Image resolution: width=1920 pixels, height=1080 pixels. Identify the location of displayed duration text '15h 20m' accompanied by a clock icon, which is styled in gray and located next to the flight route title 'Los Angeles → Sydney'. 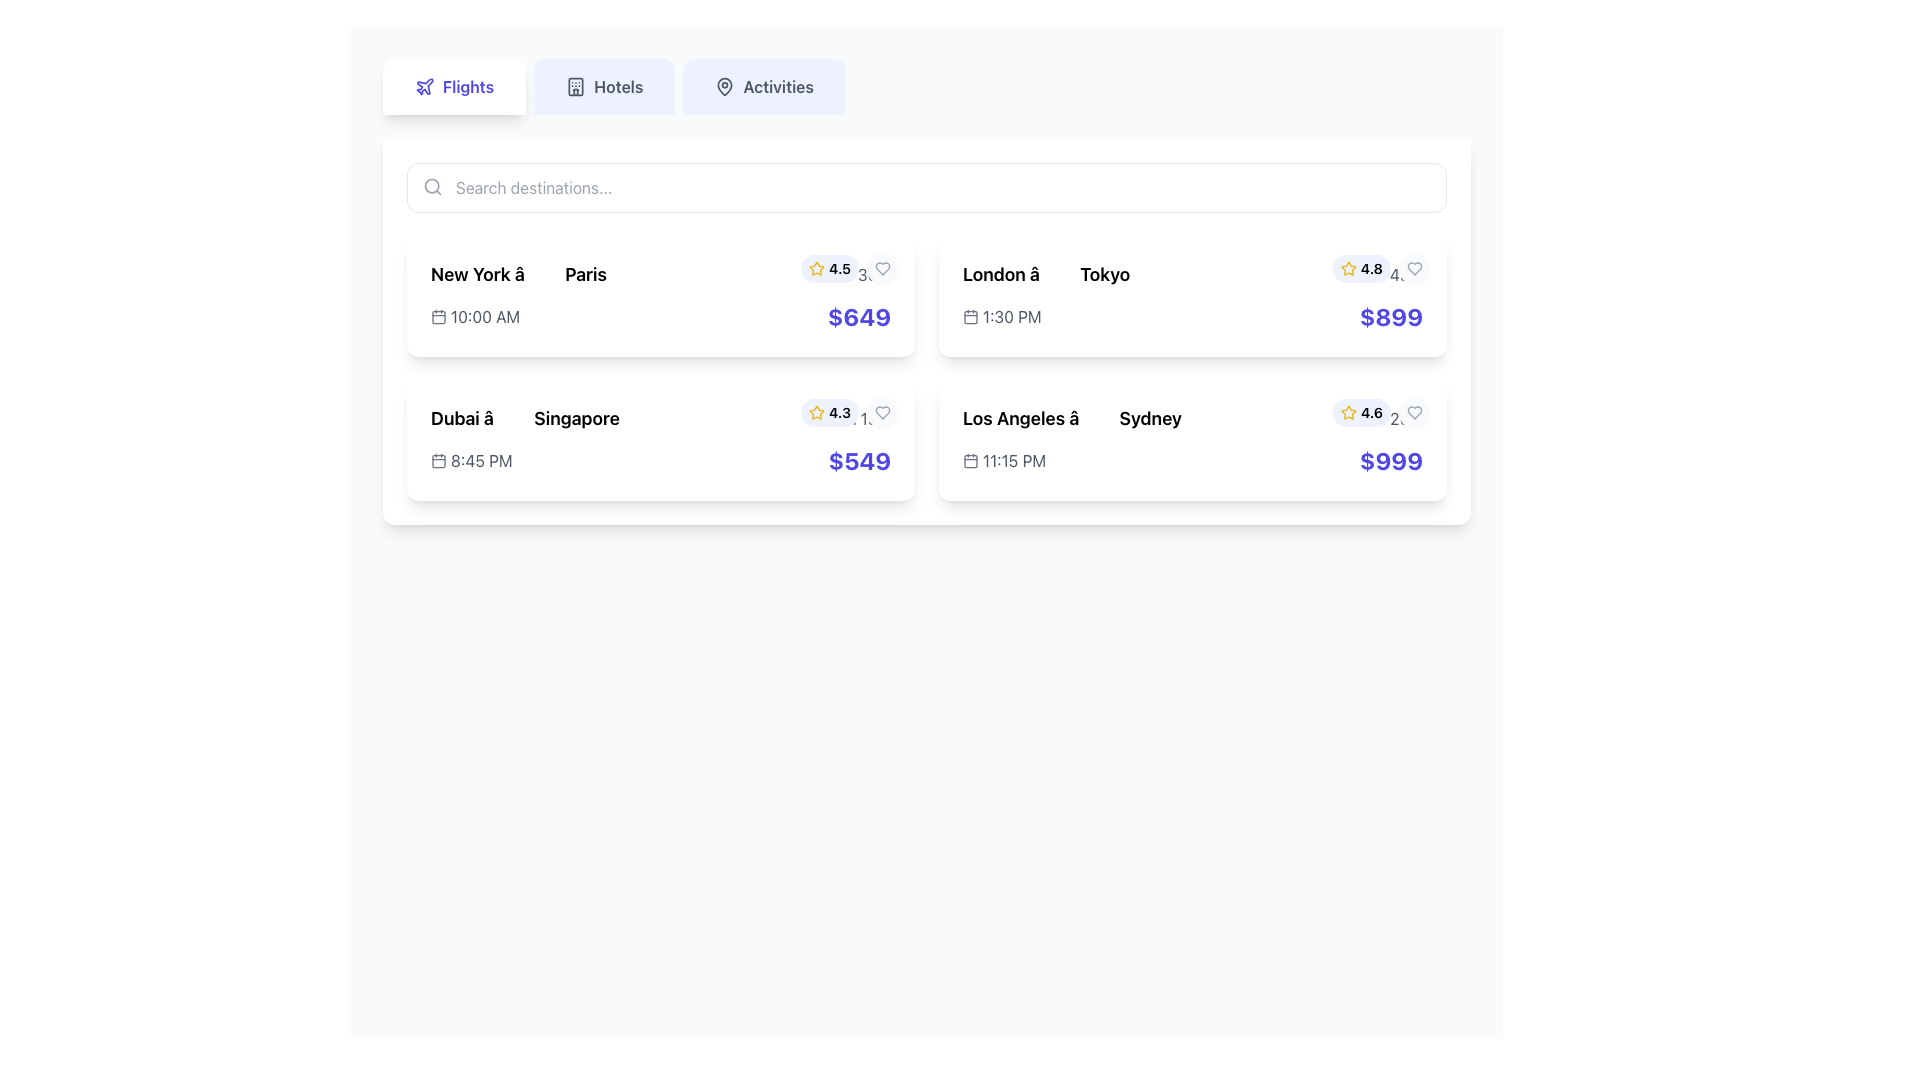
(1380, 418).